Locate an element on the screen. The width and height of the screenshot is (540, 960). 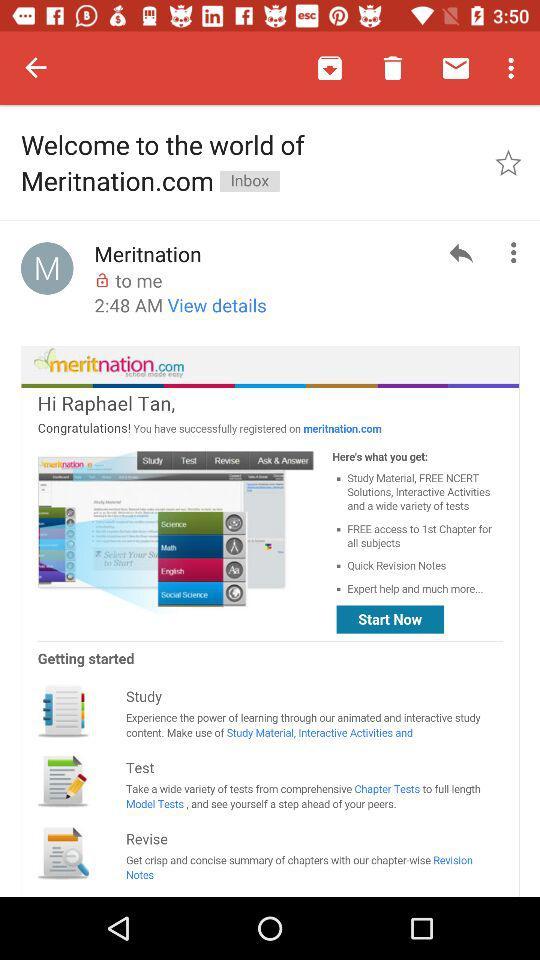
the fourth option from the right is located at coordinates (330, 68).